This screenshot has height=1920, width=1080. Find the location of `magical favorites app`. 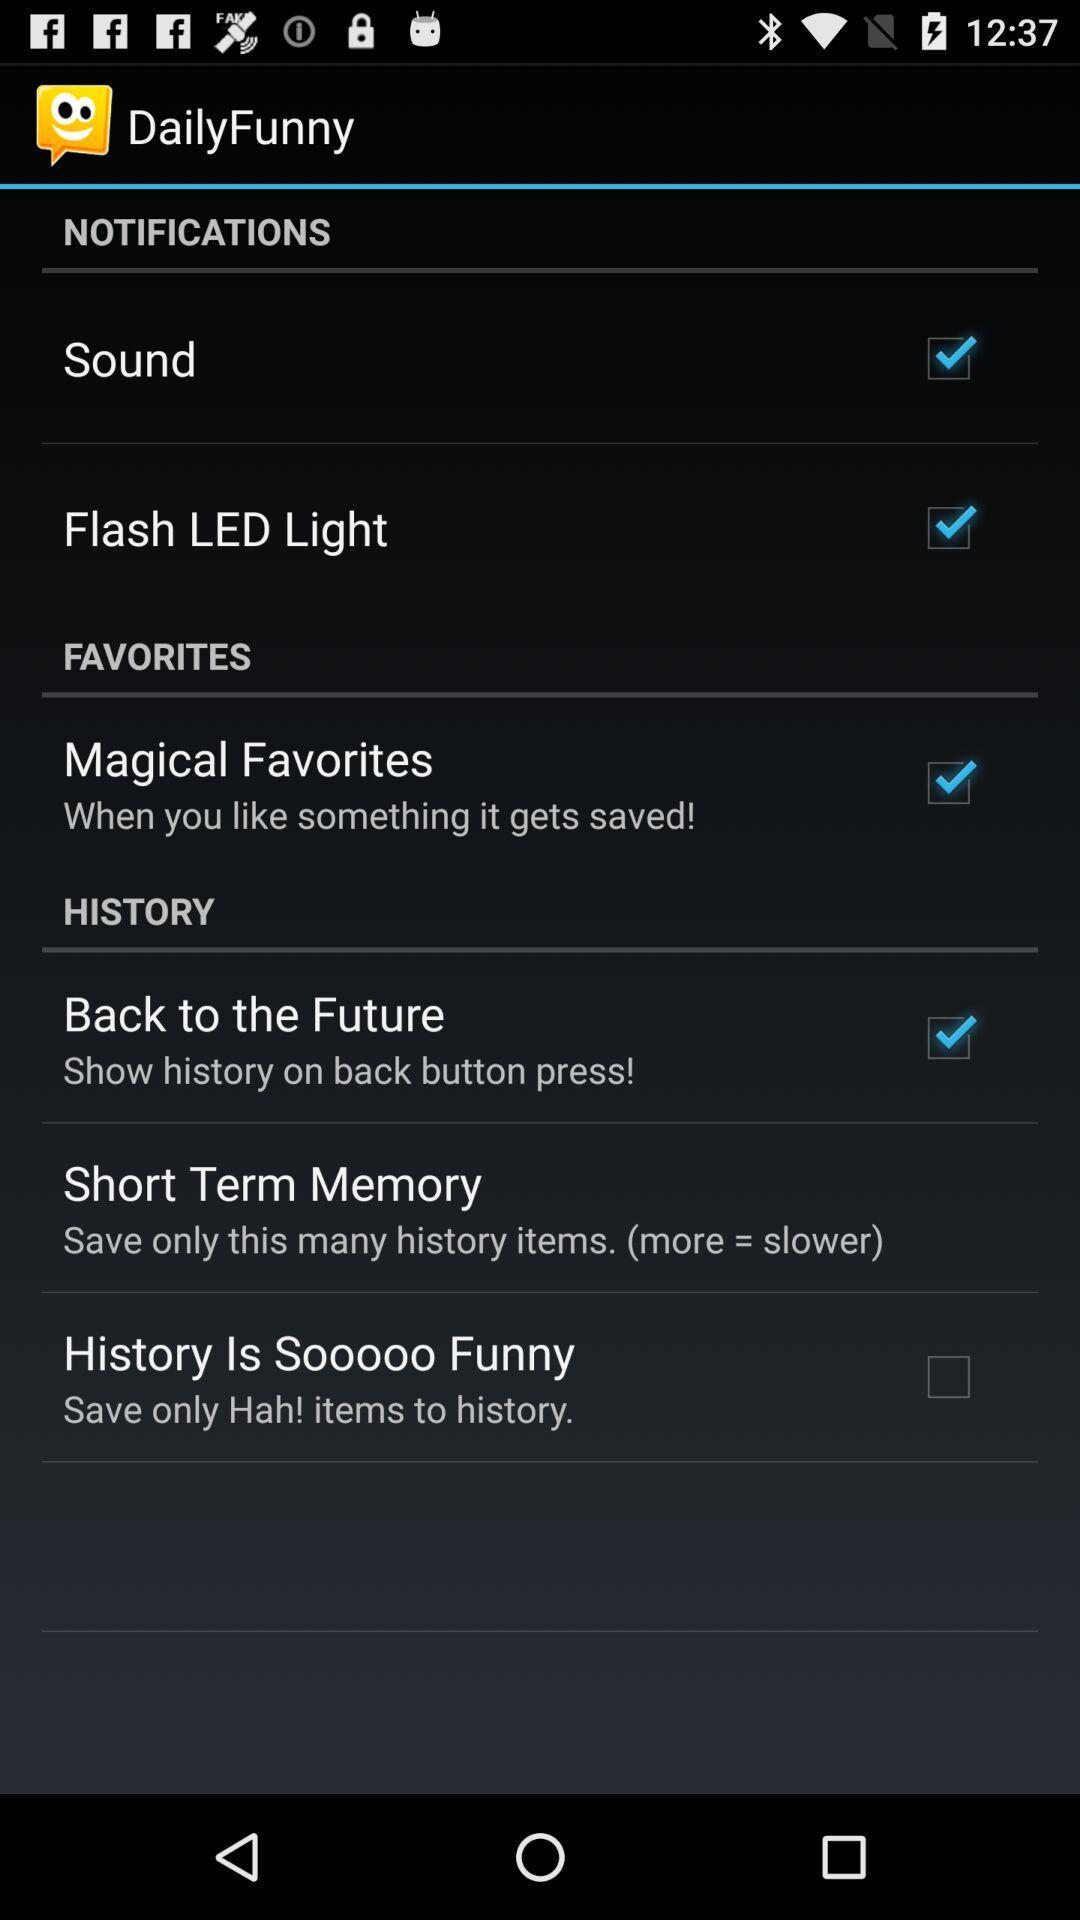

magical favorites app is located at coordinates (247, 756).